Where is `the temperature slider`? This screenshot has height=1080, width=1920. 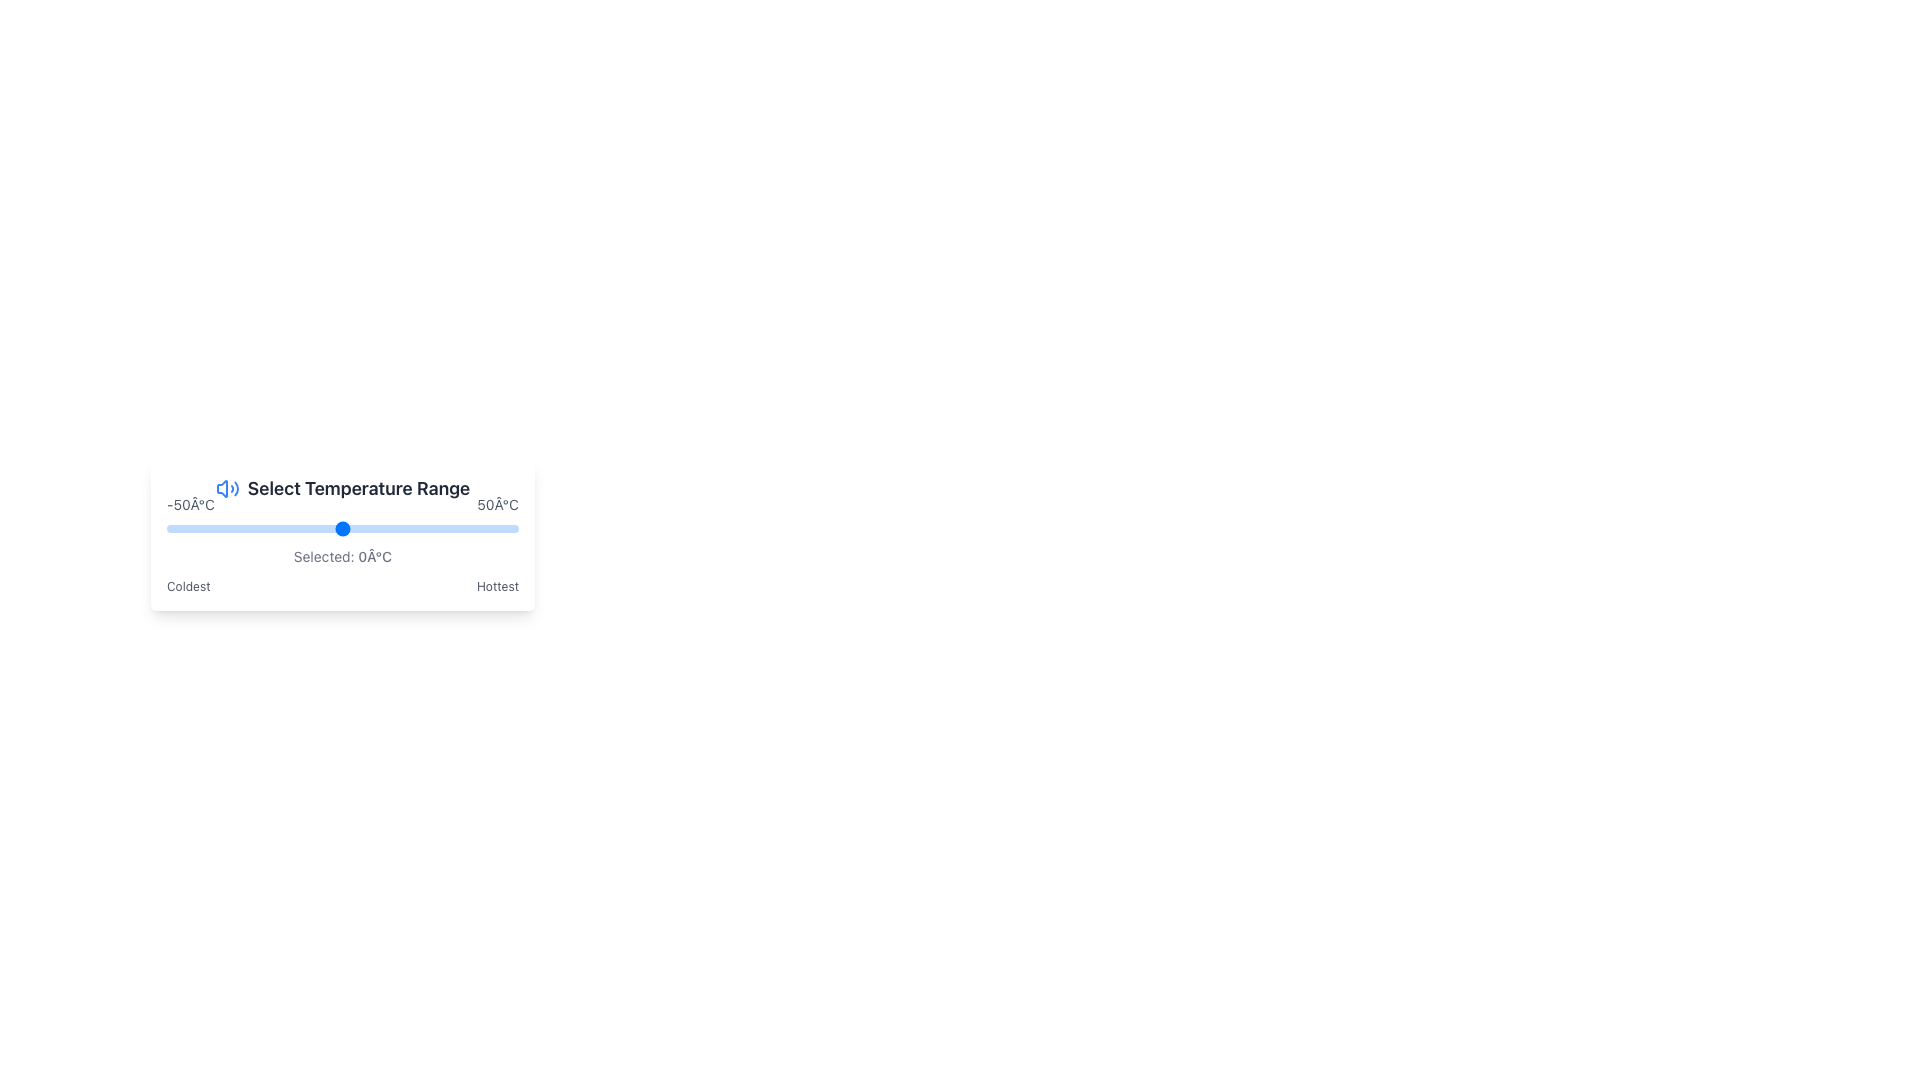
the temperature slider is located at coordinates (357, 527).